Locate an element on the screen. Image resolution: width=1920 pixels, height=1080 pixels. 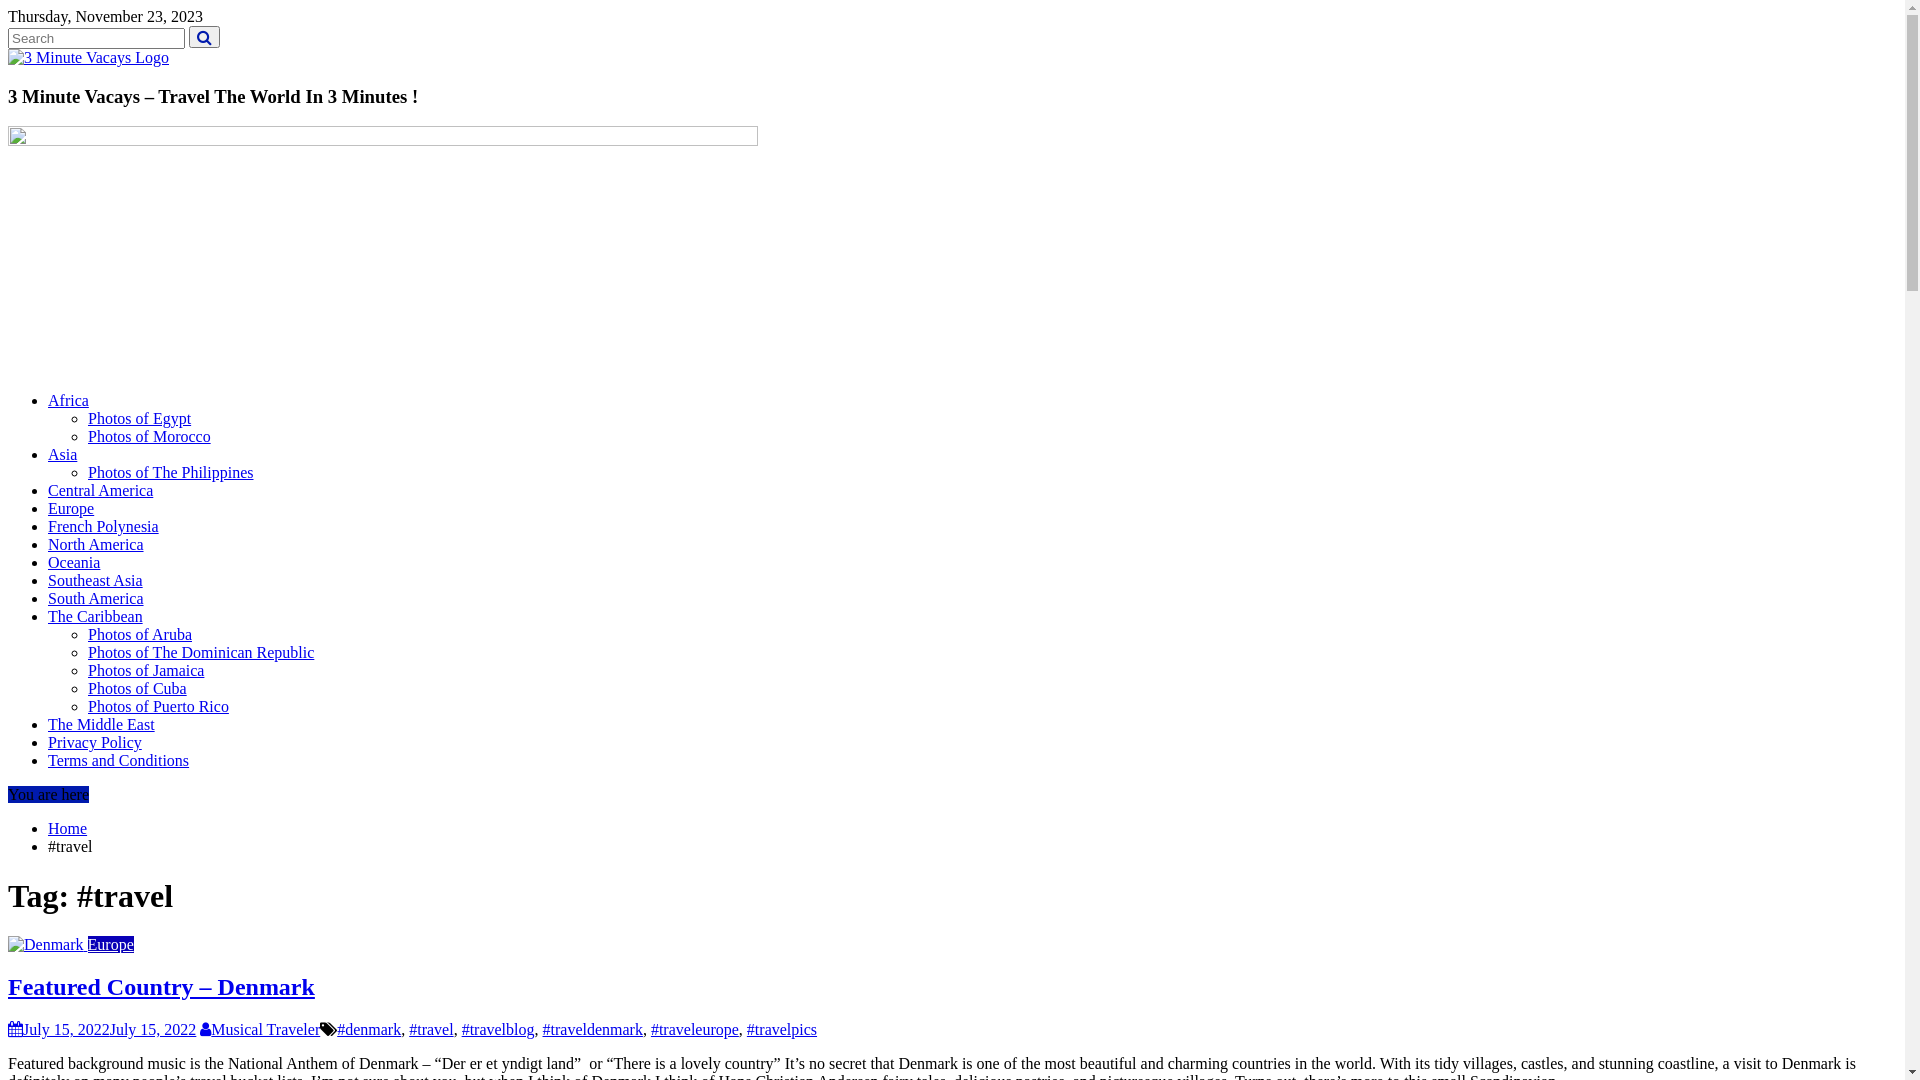
'July 15, 2022July 15, 2022' is located at coordinates (100, 1029).